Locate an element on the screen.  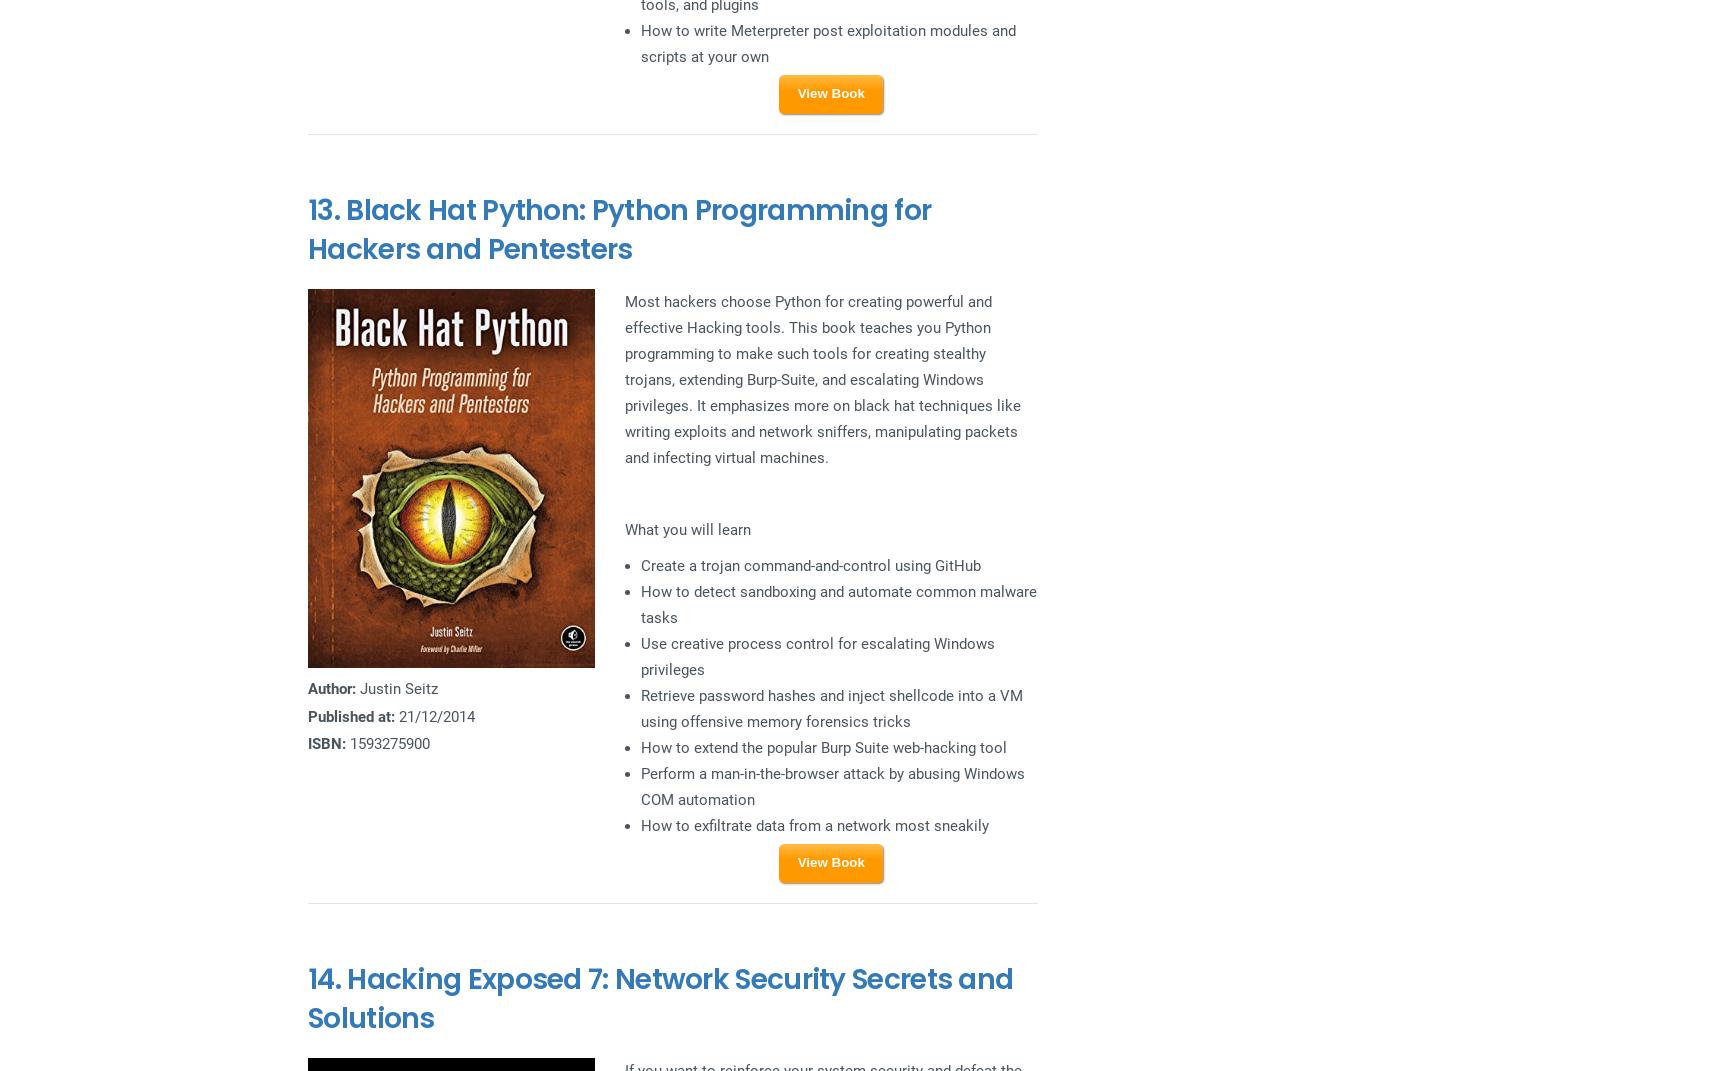
'13.' is located at coordinates (326, 208).